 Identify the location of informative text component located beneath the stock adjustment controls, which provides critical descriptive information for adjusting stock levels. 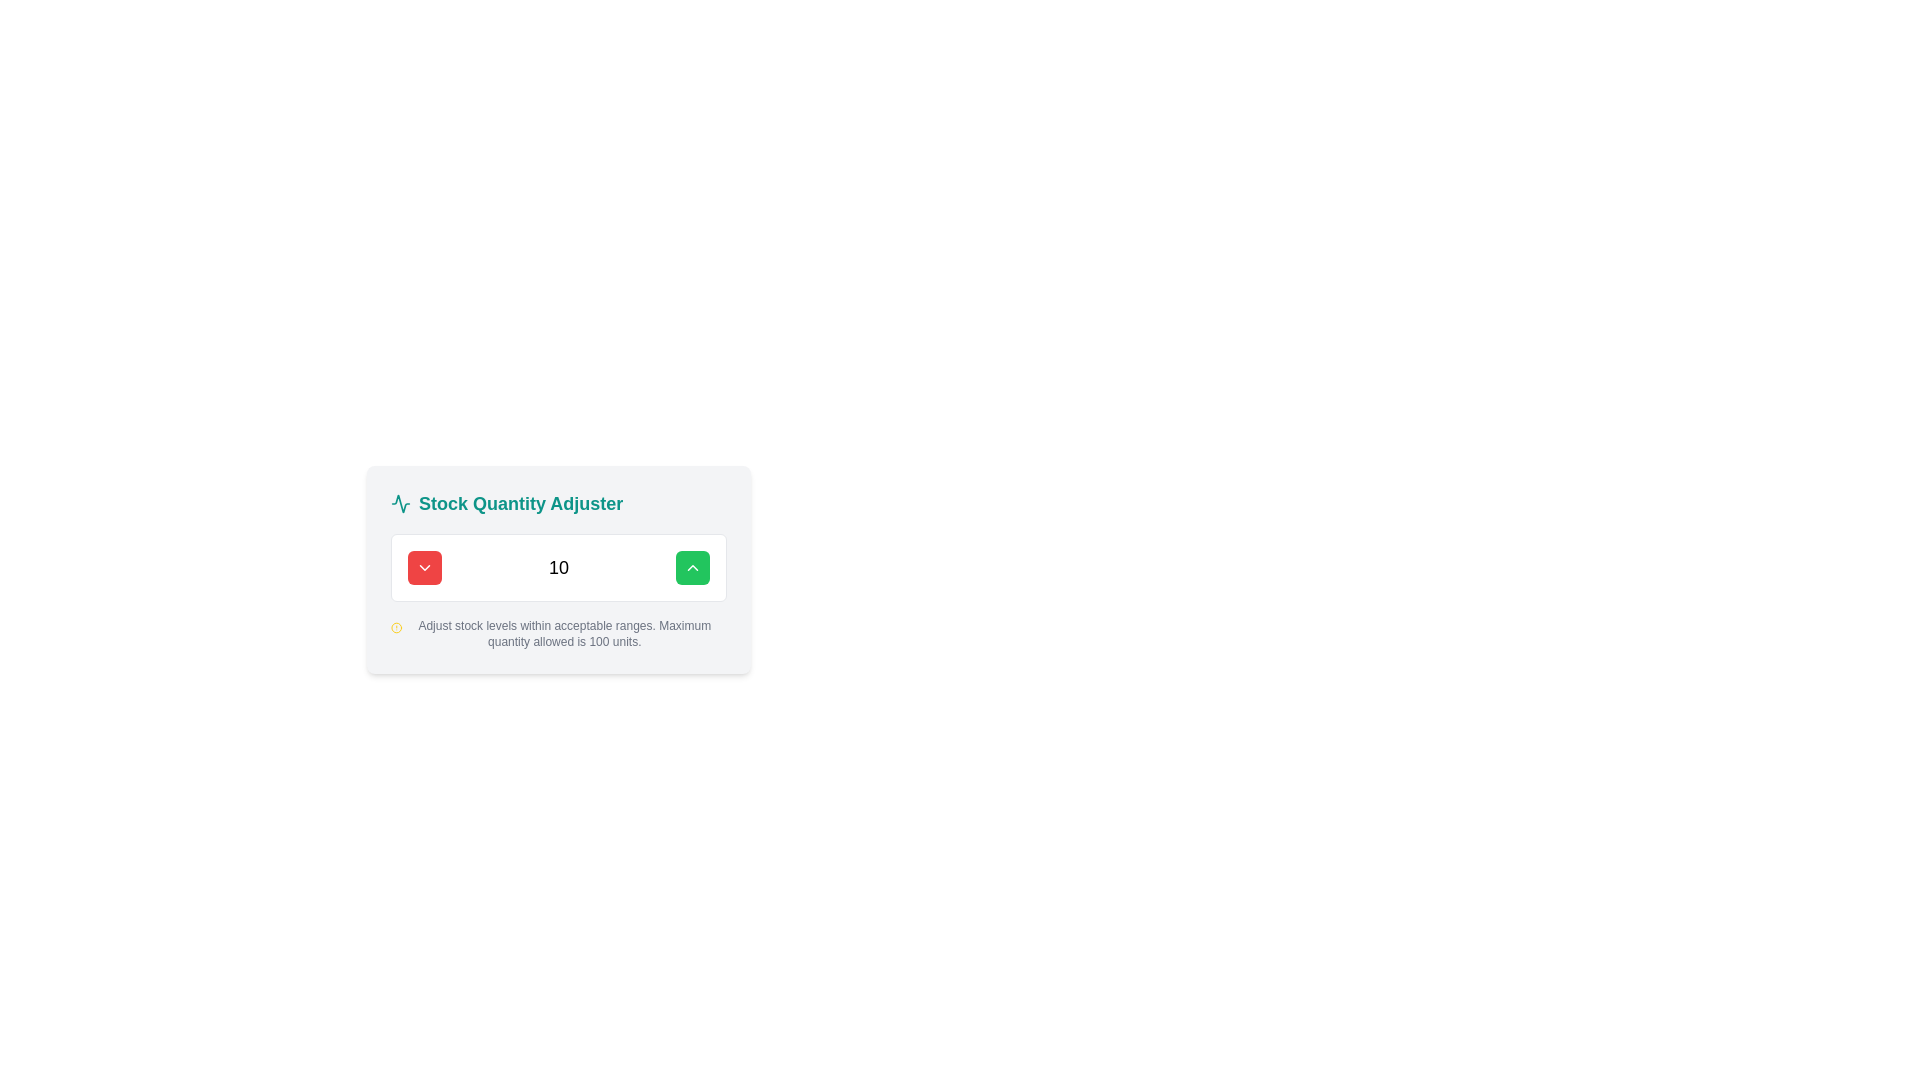
(563, 633).